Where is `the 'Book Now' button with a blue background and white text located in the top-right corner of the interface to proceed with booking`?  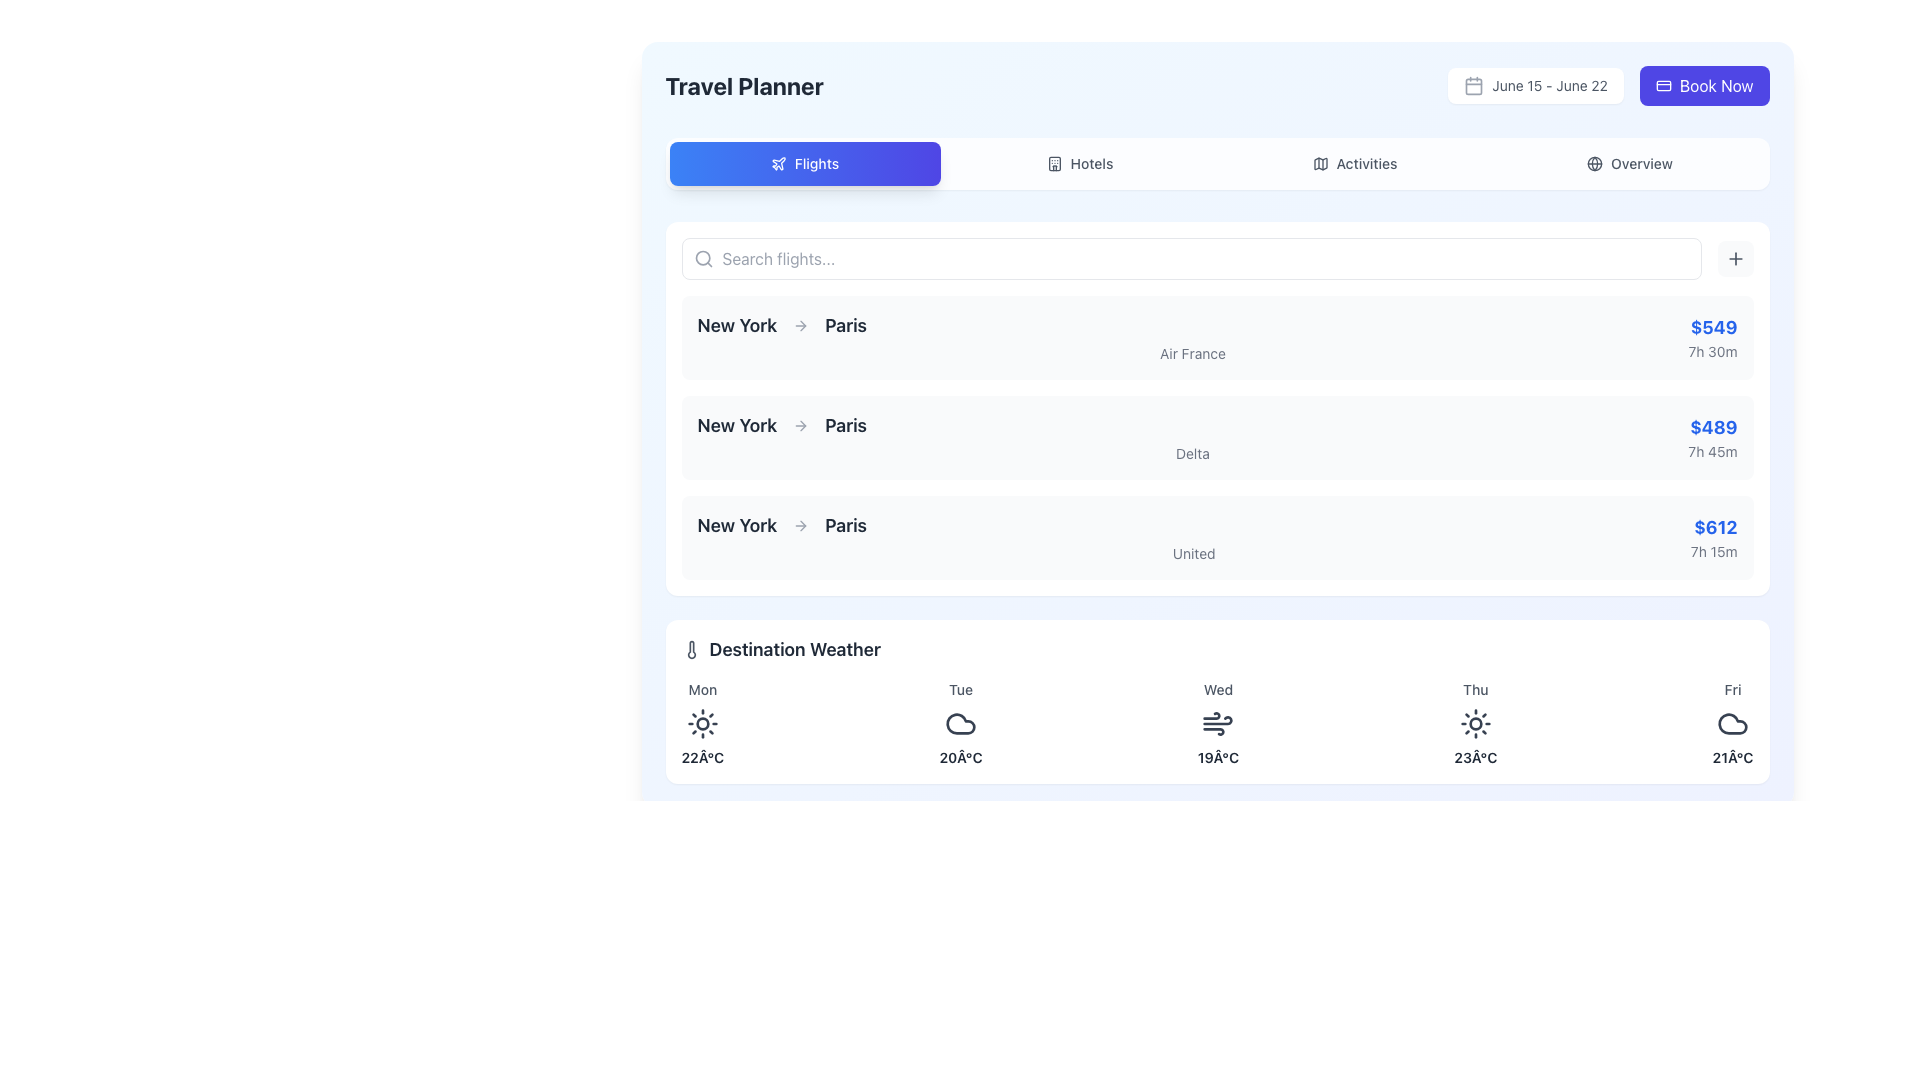 the 'Book Now' button with a blue background and white text located in the top-right corner of the interface to proceed with booking is located at coordinates (1703, 84).